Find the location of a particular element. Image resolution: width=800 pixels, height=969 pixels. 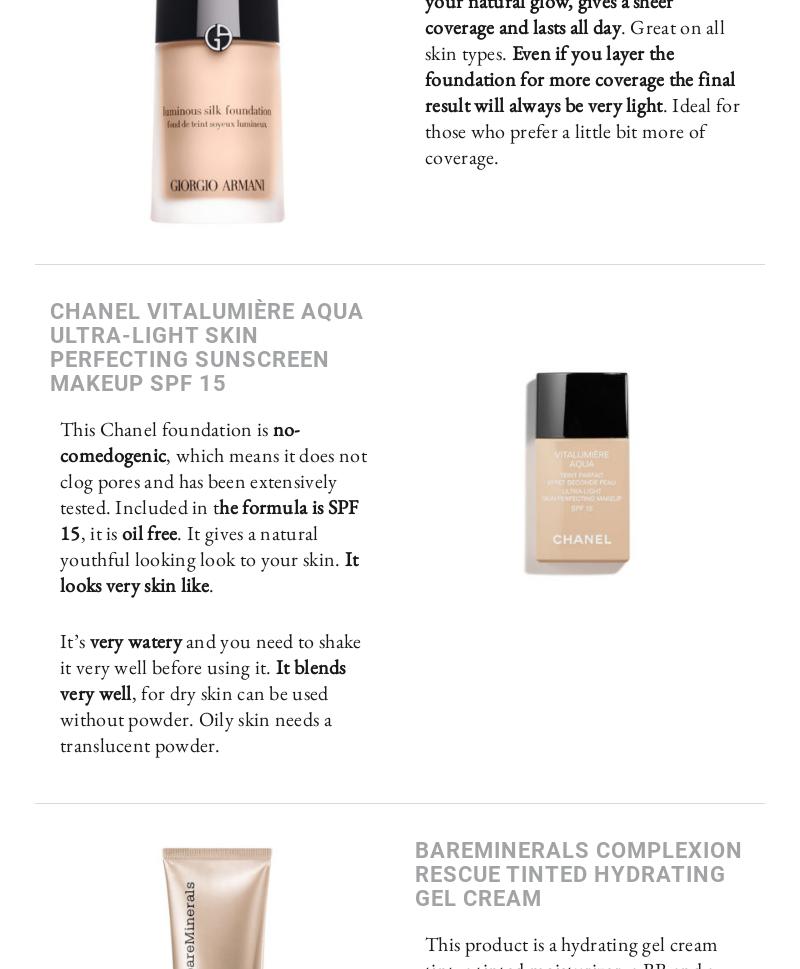

'Even if you layer the foundation for more coverage the final result will always be very light' is located at coordinates (579, 77).